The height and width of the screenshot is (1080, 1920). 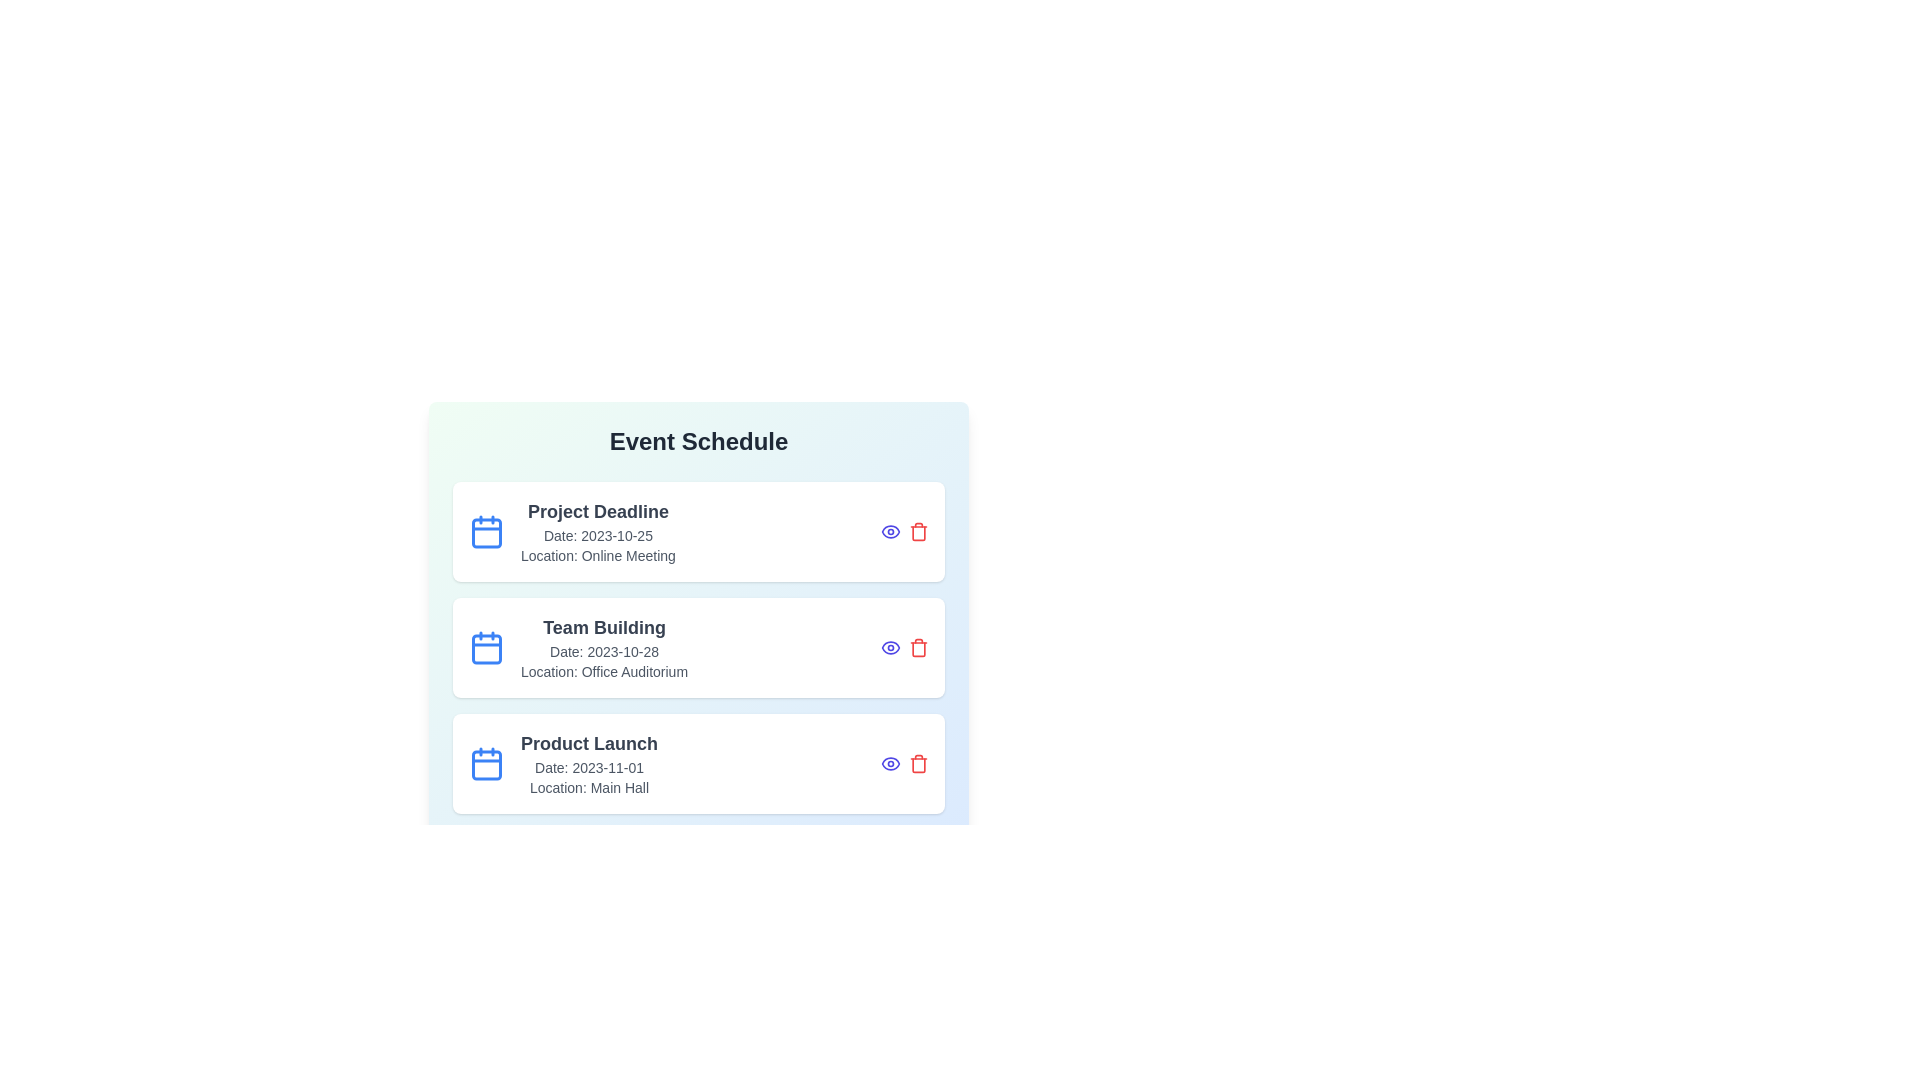 What do you see at coordinates (890, 648) in the screenshot?
I see `'View' button for the event with ID 2` at bounding box center [890, 648].